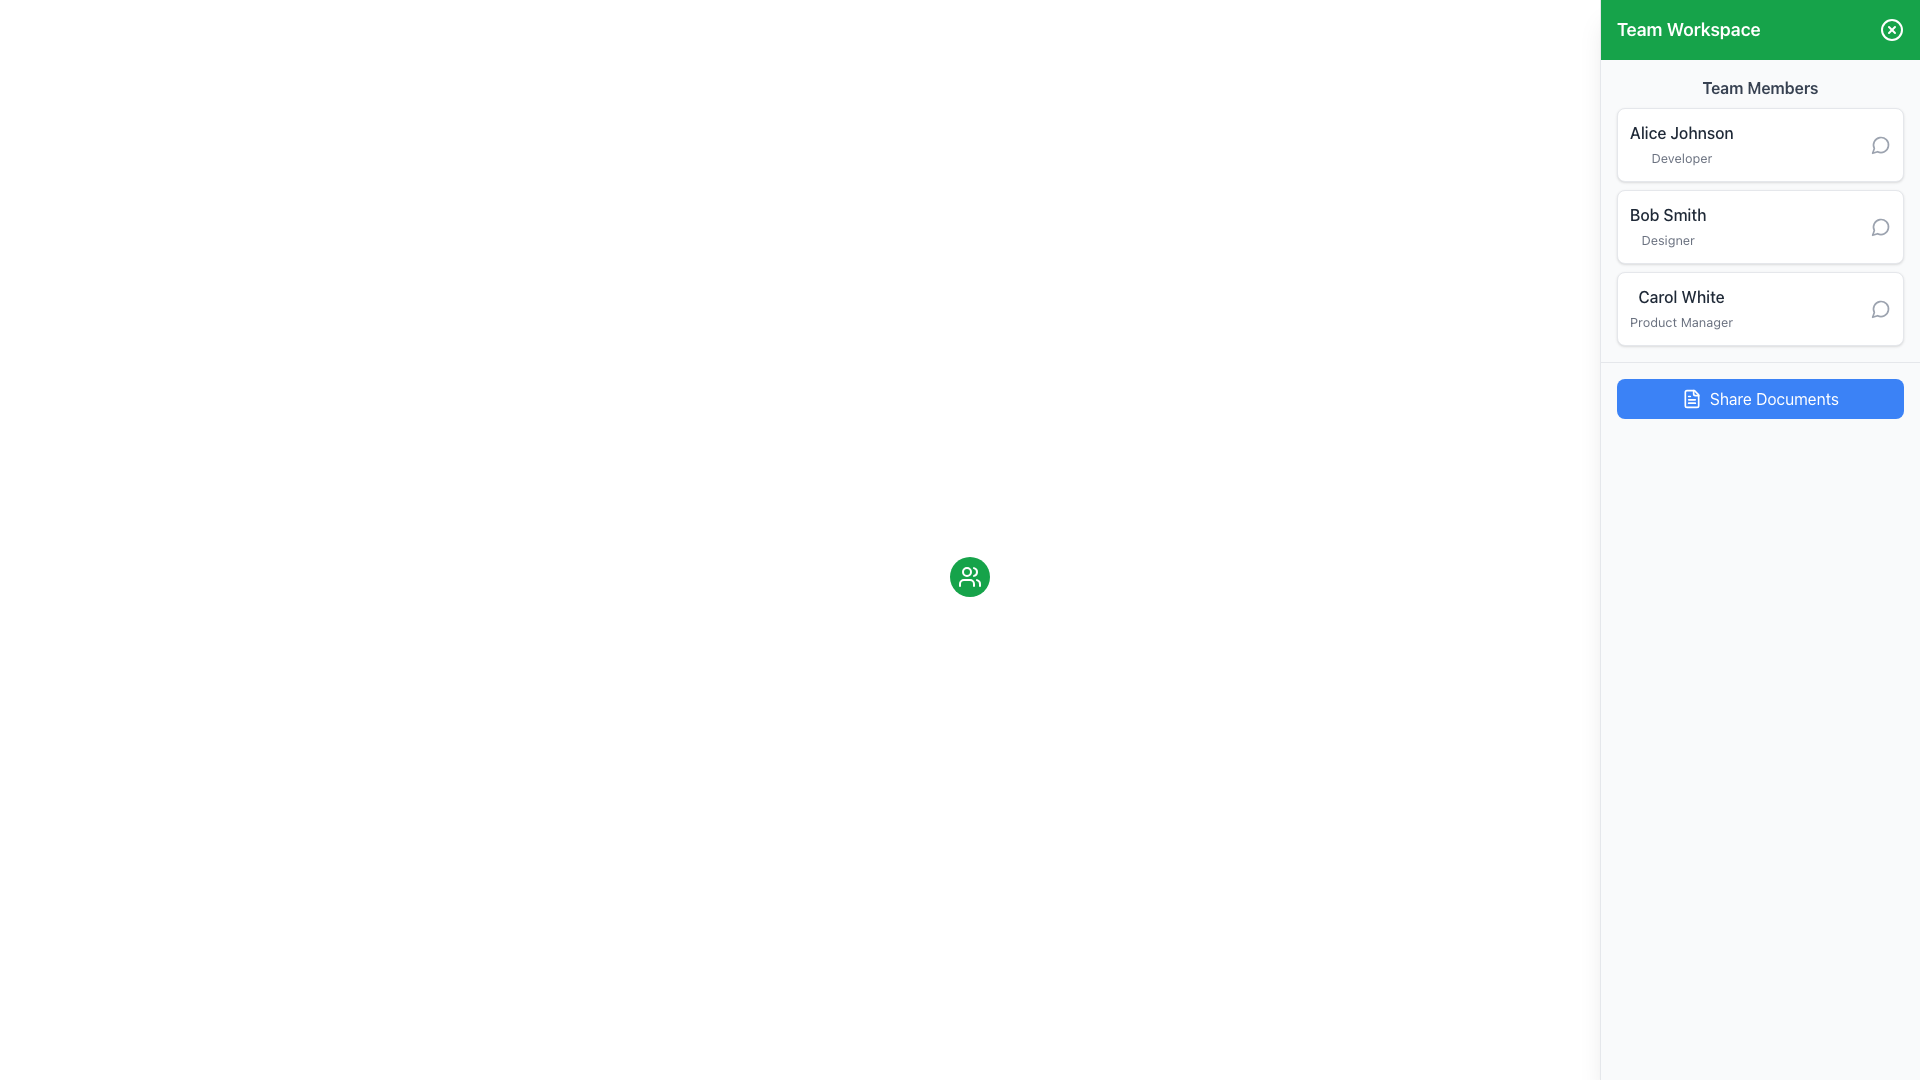  Describe the element at coordinates (1668, 239) in the screenshot. I see `the text label displaying the role of team member 'Bob Smith' located in the right panel under 'Team Workspace'` at that location.